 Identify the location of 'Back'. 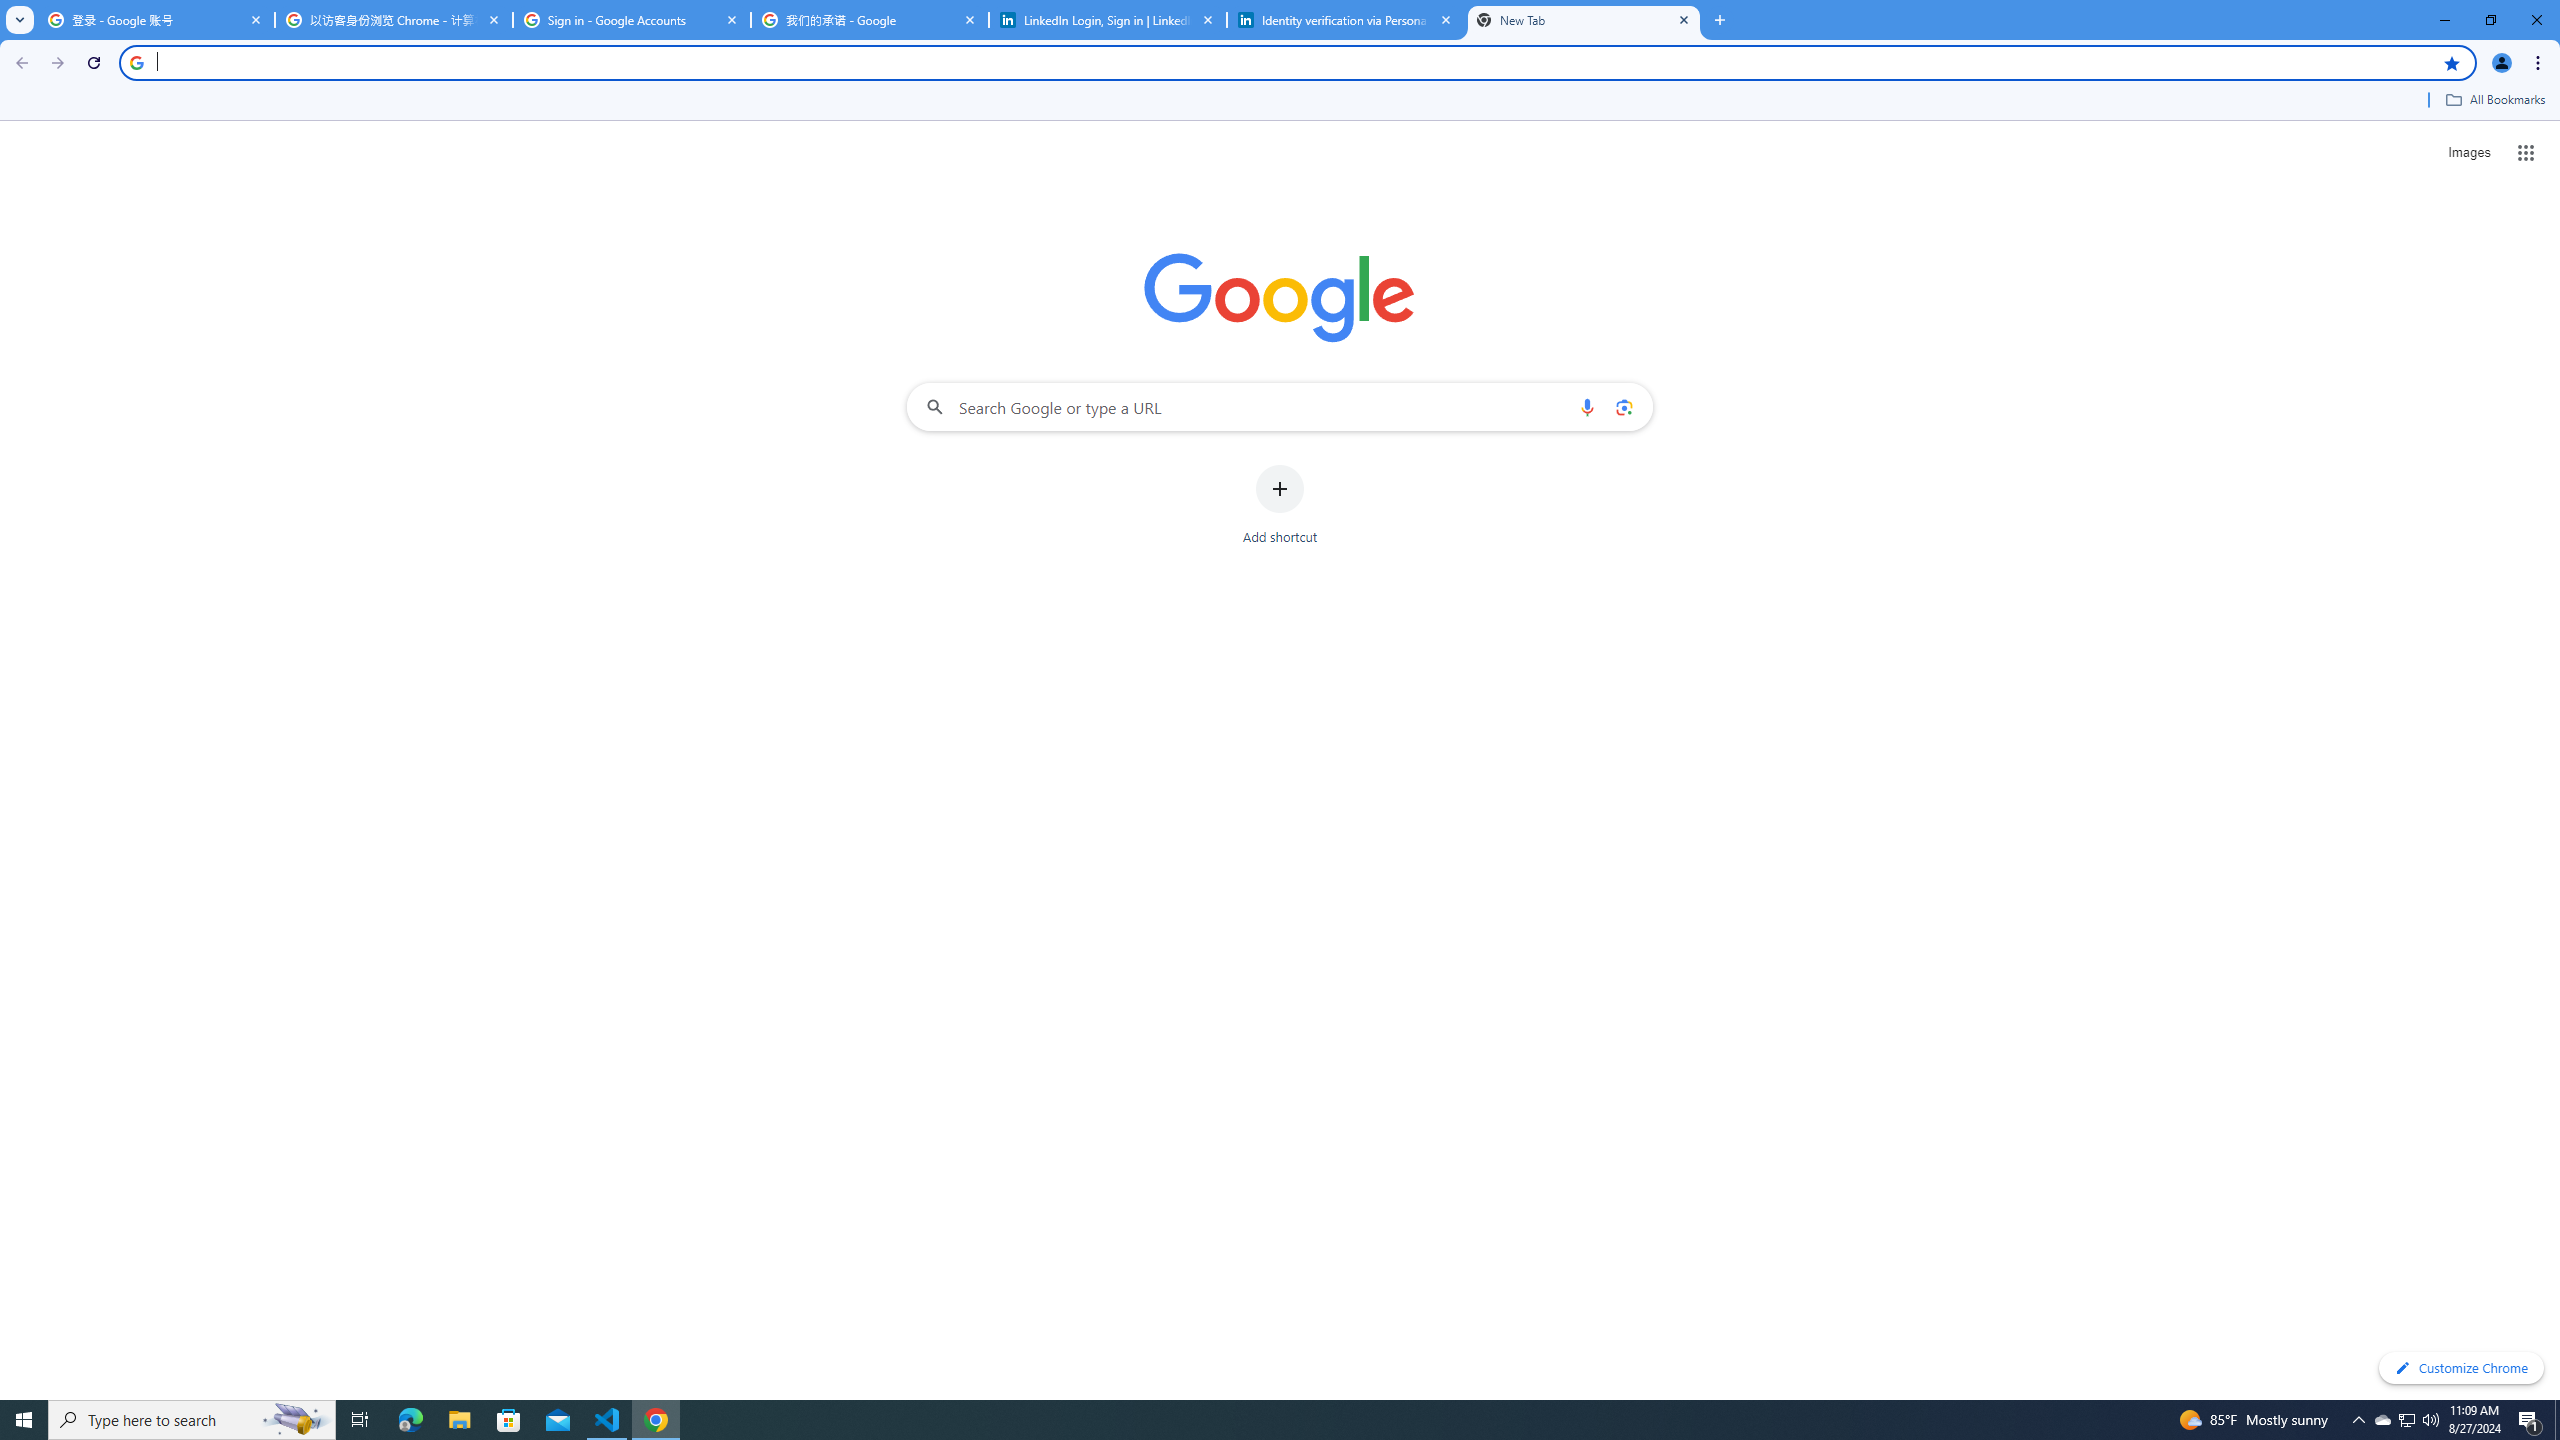
(19, 62).